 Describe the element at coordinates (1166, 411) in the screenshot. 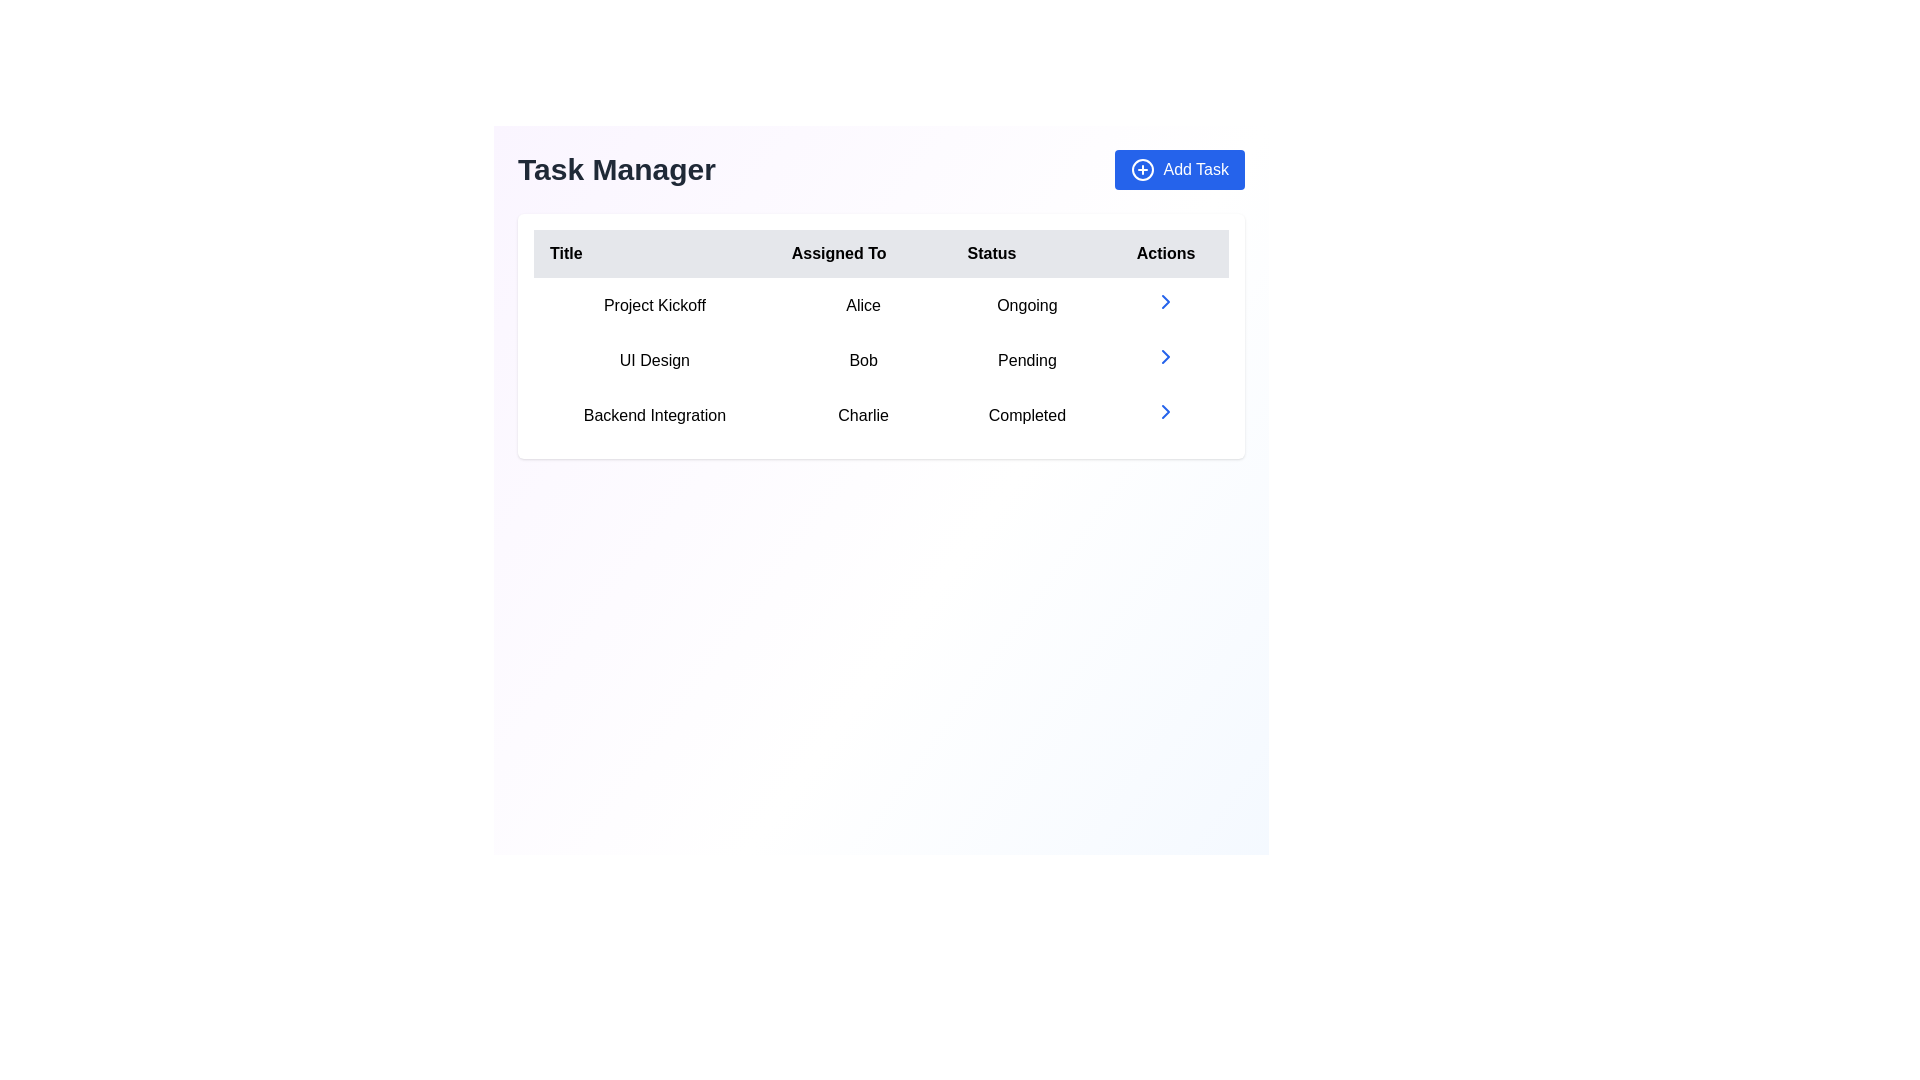

I see `the button in the 'Actions' column of the table located in the third row for the 'Backend Integration' task` at that location.